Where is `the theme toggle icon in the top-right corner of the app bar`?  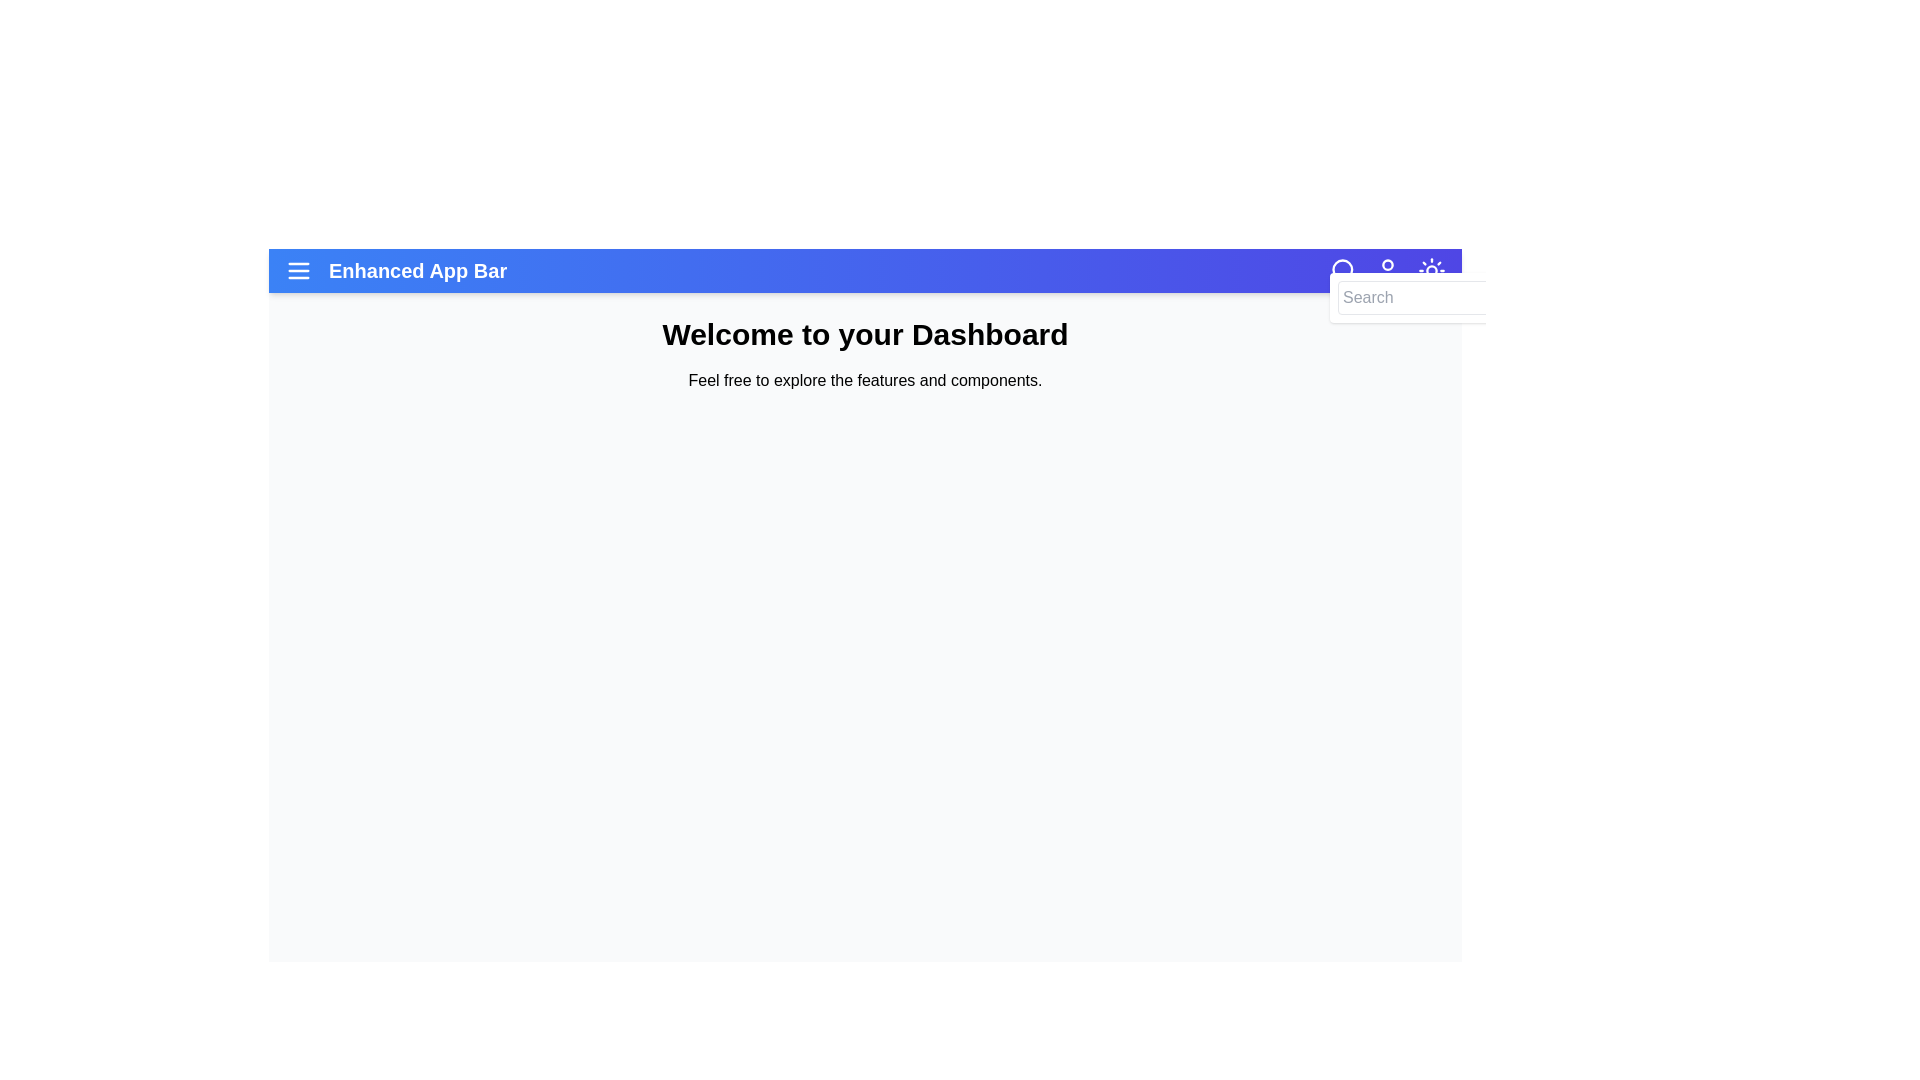 the theme toggle icon in the top-right corner of the app bar is located at coordinates (1430, 270).